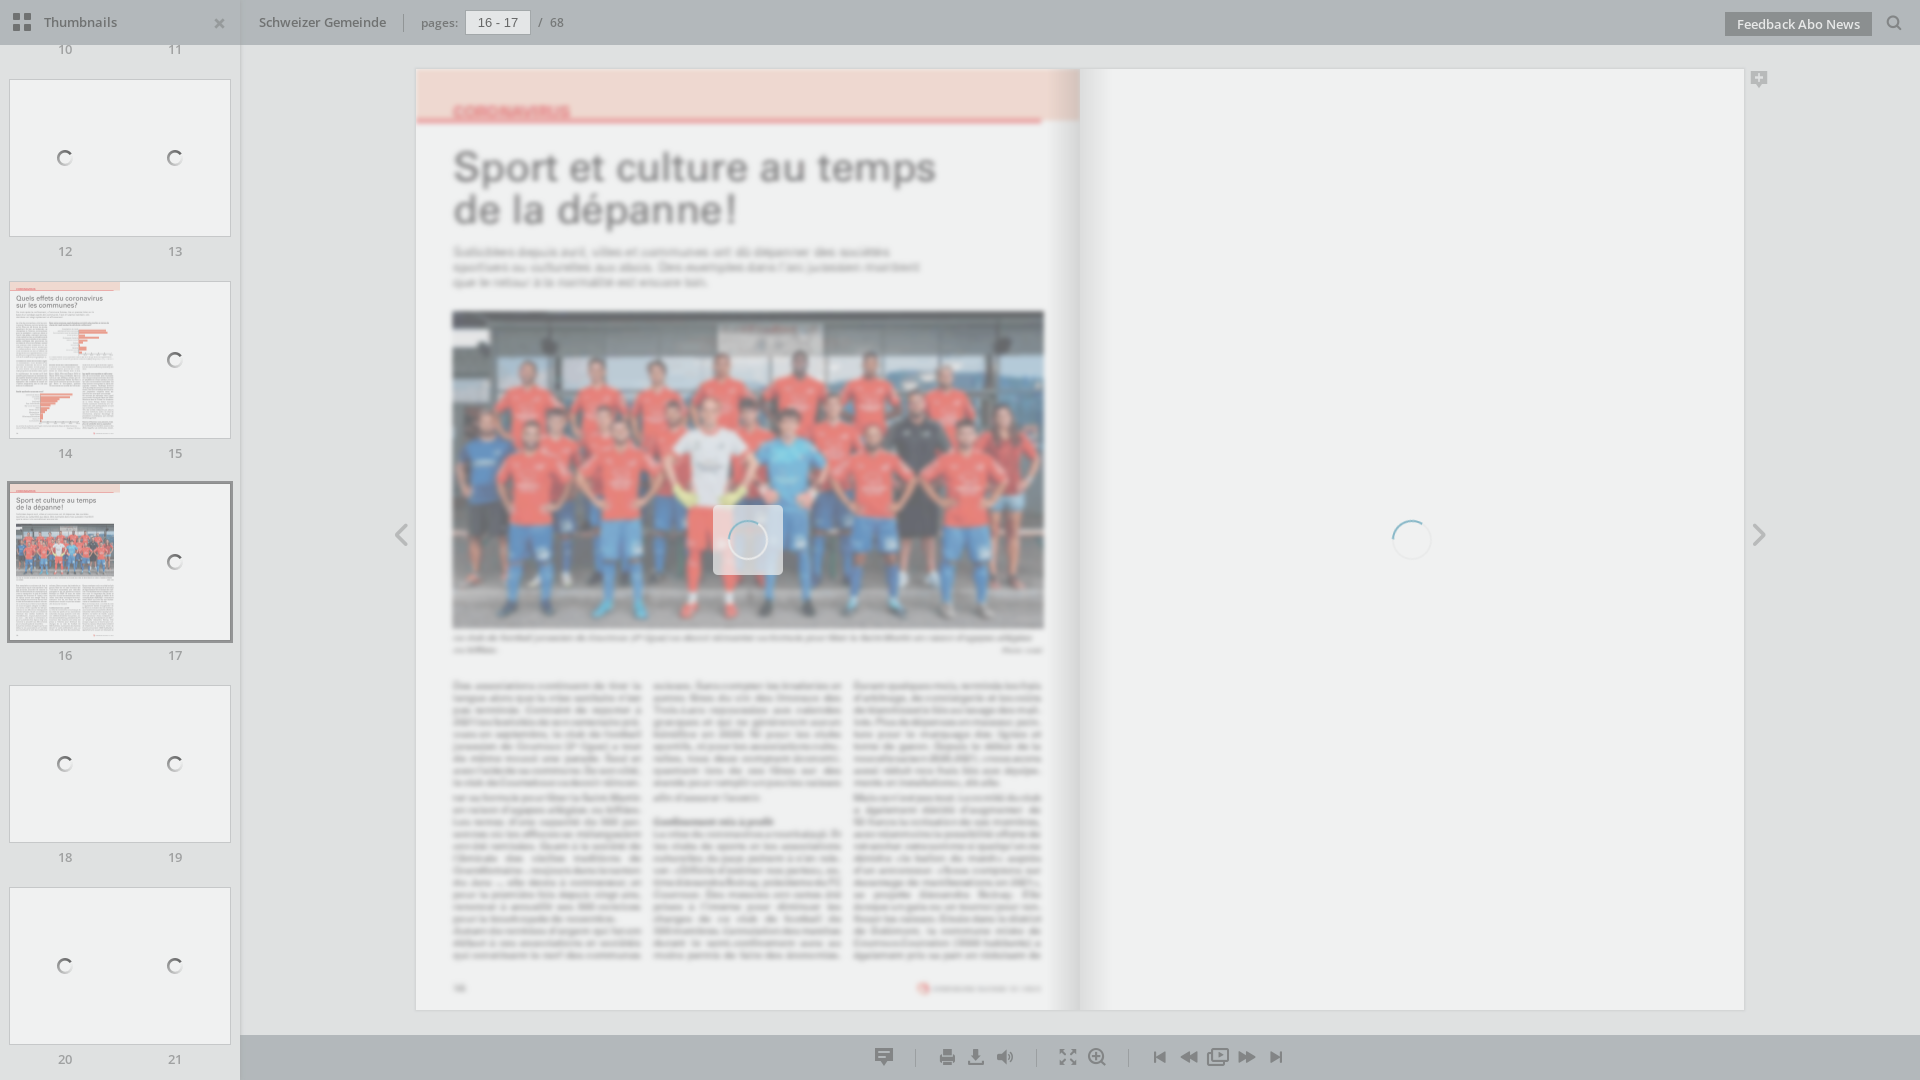 This screenshot has width=1920, height=1080. I want to click on 'Feedback Abo News', so click(1798, 23).